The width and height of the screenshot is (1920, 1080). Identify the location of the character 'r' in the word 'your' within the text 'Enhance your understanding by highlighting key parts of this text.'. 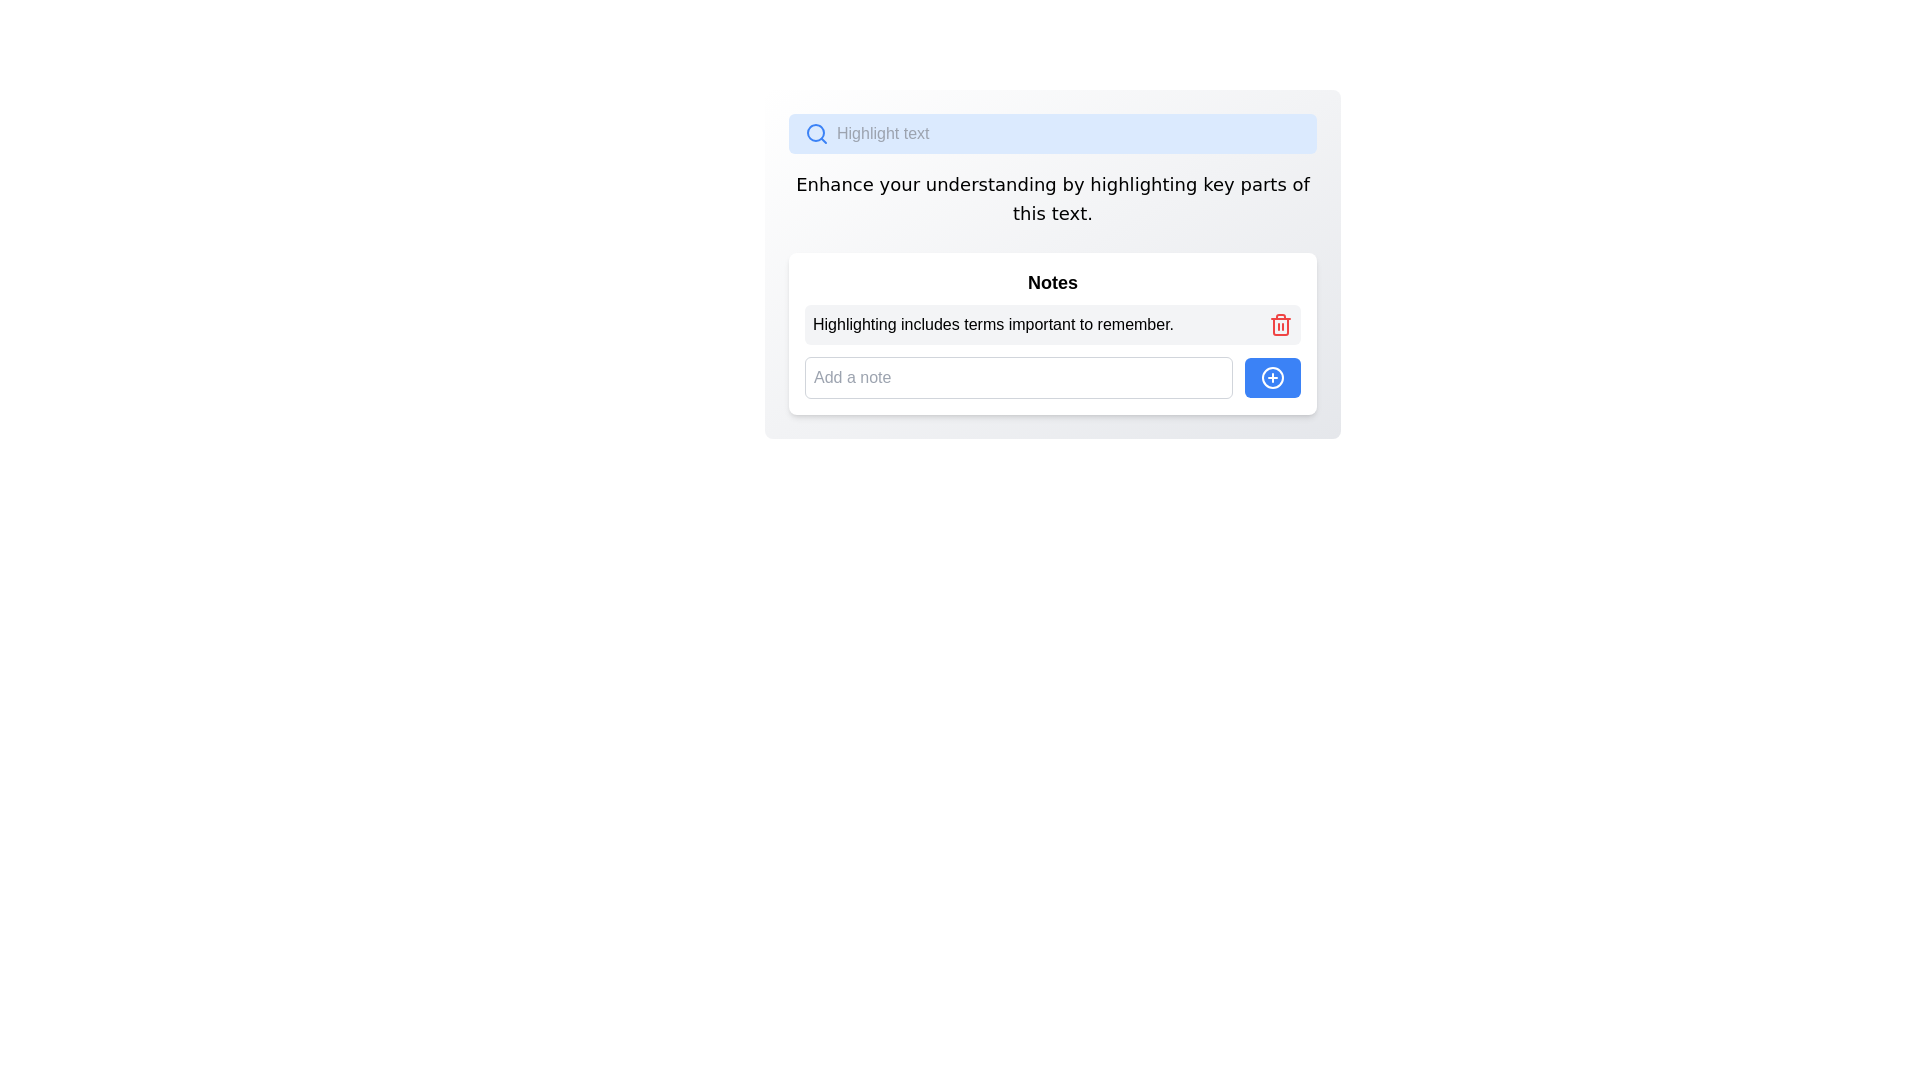
(915, 184).